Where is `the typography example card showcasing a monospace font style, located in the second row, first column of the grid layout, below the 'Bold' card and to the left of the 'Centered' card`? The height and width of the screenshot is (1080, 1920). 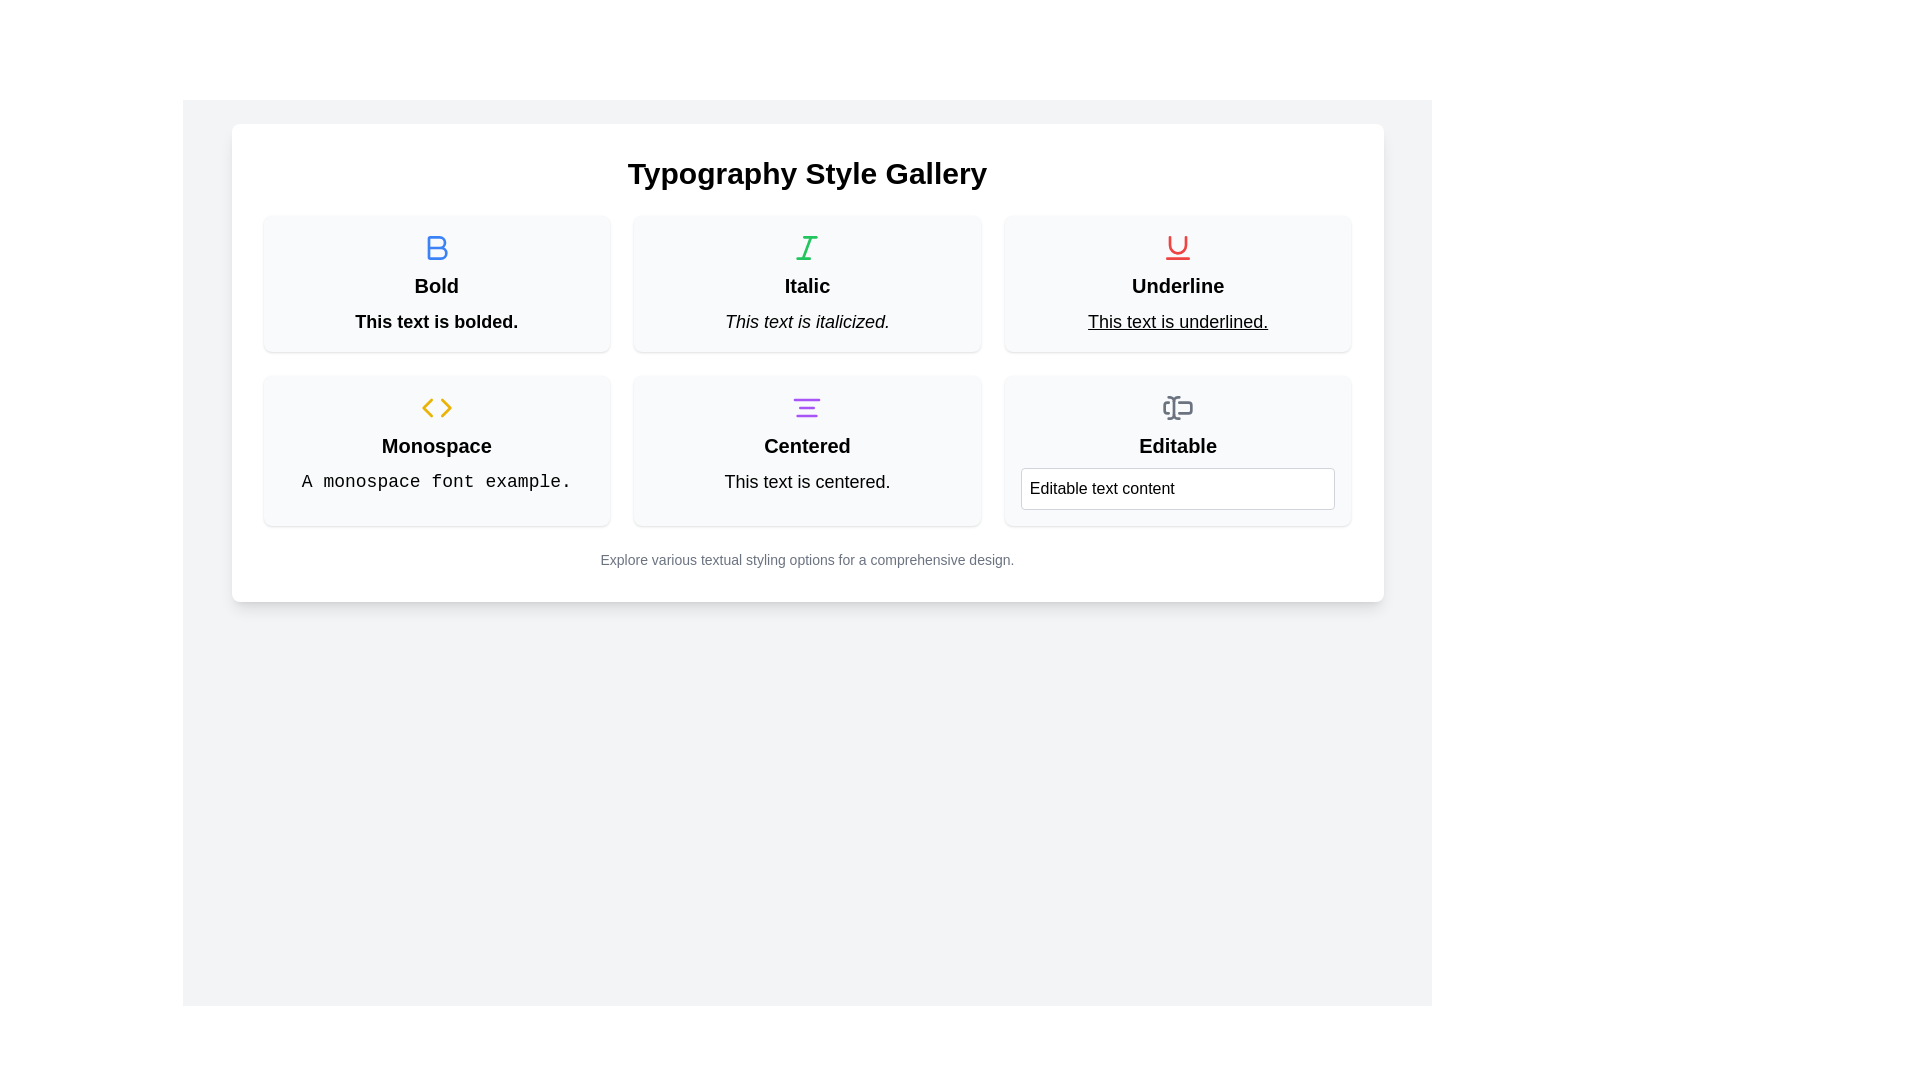
the typography example card showcasing a monospace font style, located in the second row, first column of the grid layout, below the 'Bold' card and to the left of the 'Centered' card is located at coordinates (435, 451).